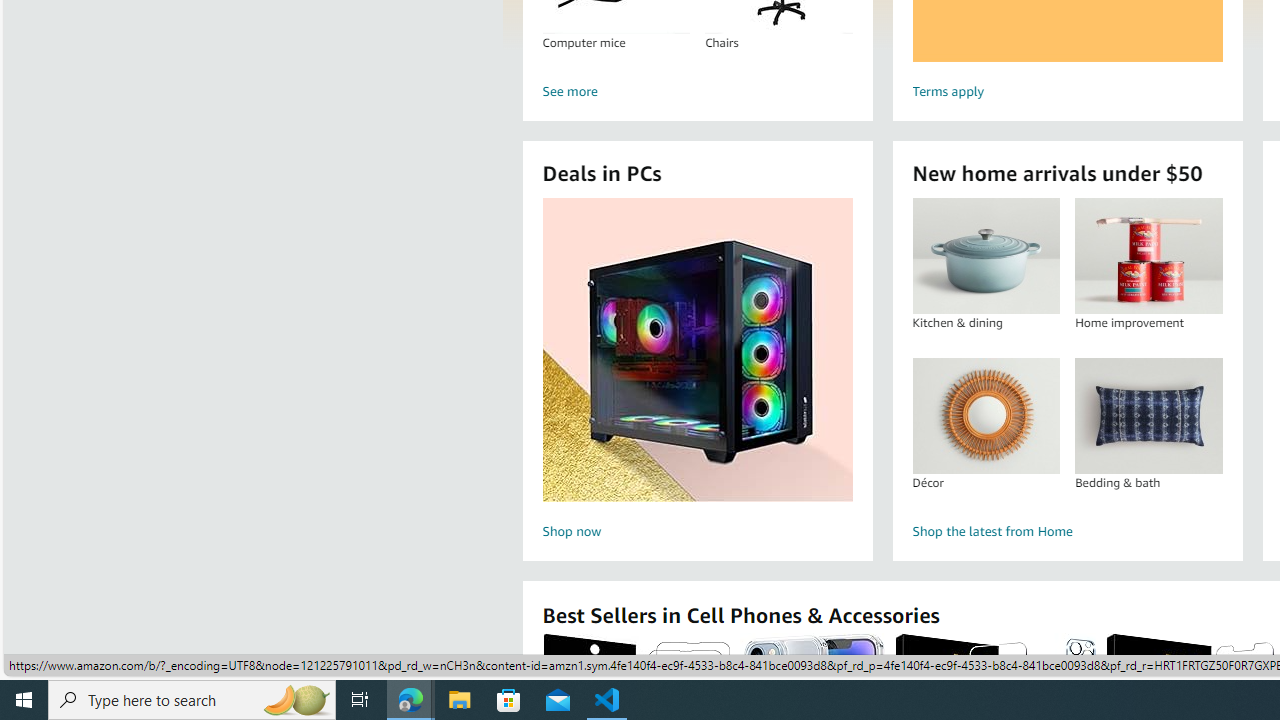 The width and height of the screenshot is (1280, 720). Describe the element at coordinates (986, 255) in the screenshot. I see `'Kitchen & dining'` at that location.